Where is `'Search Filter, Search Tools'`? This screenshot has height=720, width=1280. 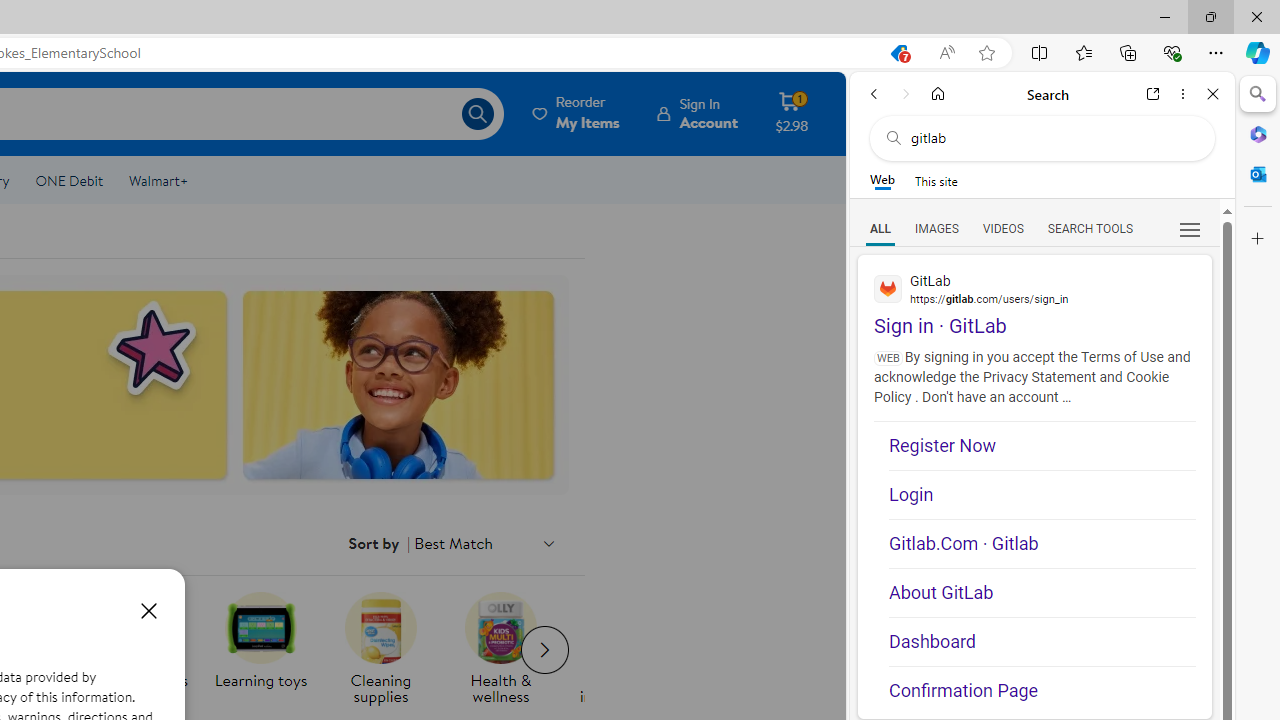 'Search Filter, Search Tools' is located at coordinates (1089, 227).